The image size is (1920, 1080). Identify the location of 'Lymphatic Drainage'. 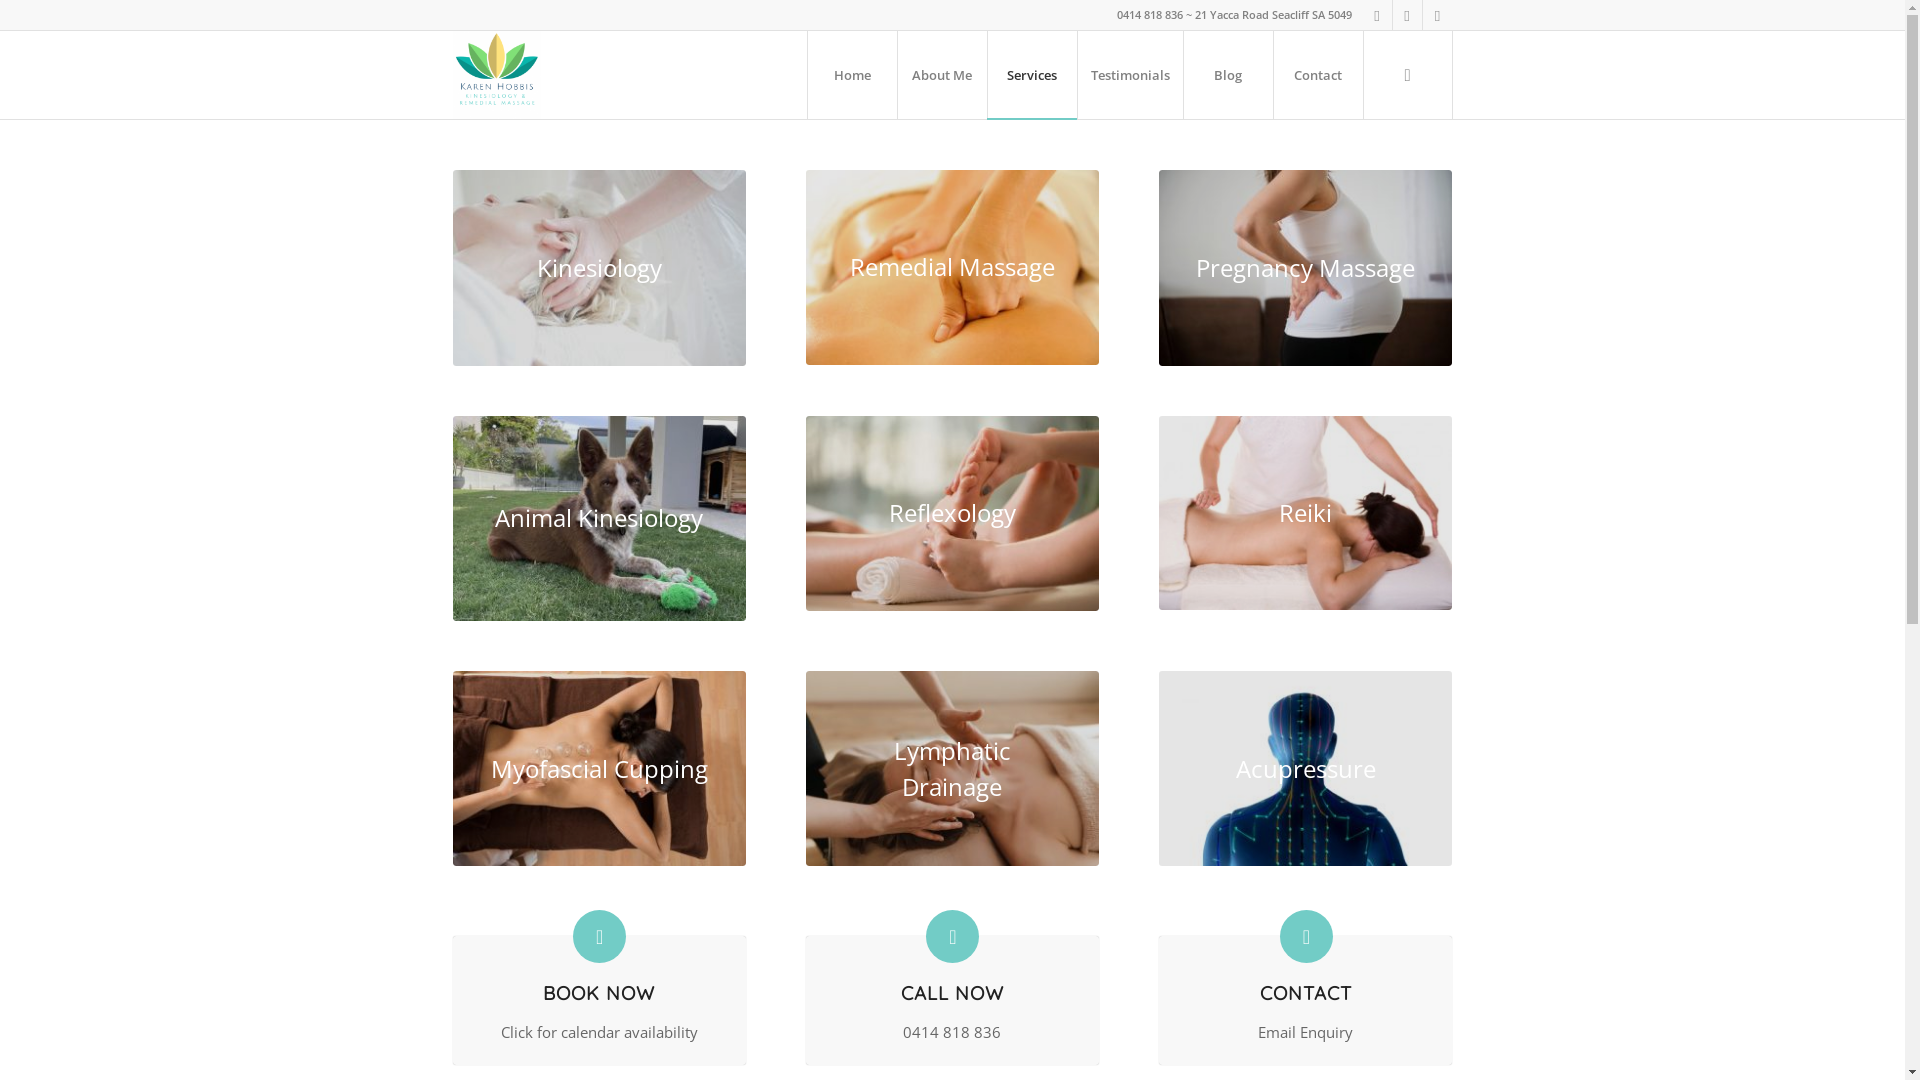
(951, 767).